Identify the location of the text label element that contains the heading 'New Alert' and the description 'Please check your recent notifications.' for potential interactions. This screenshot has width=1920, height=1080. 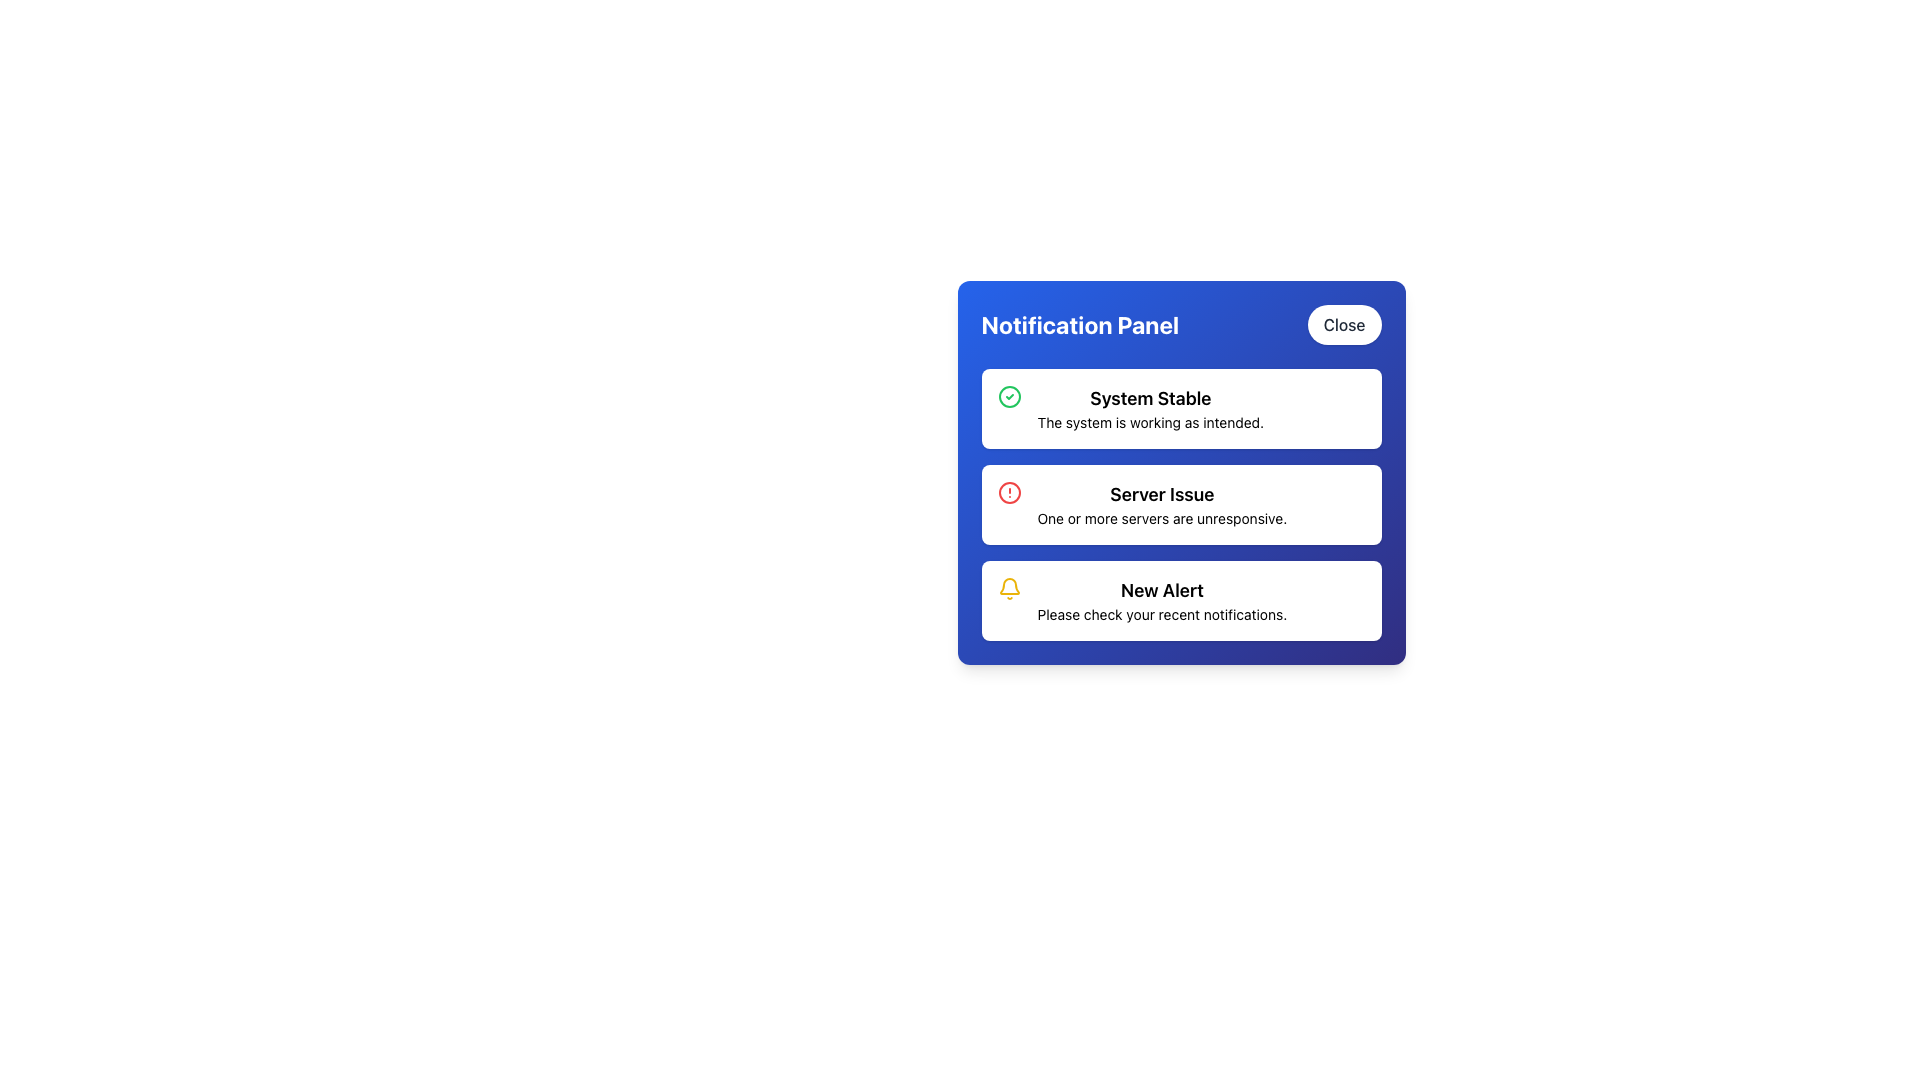
(1162, 600).